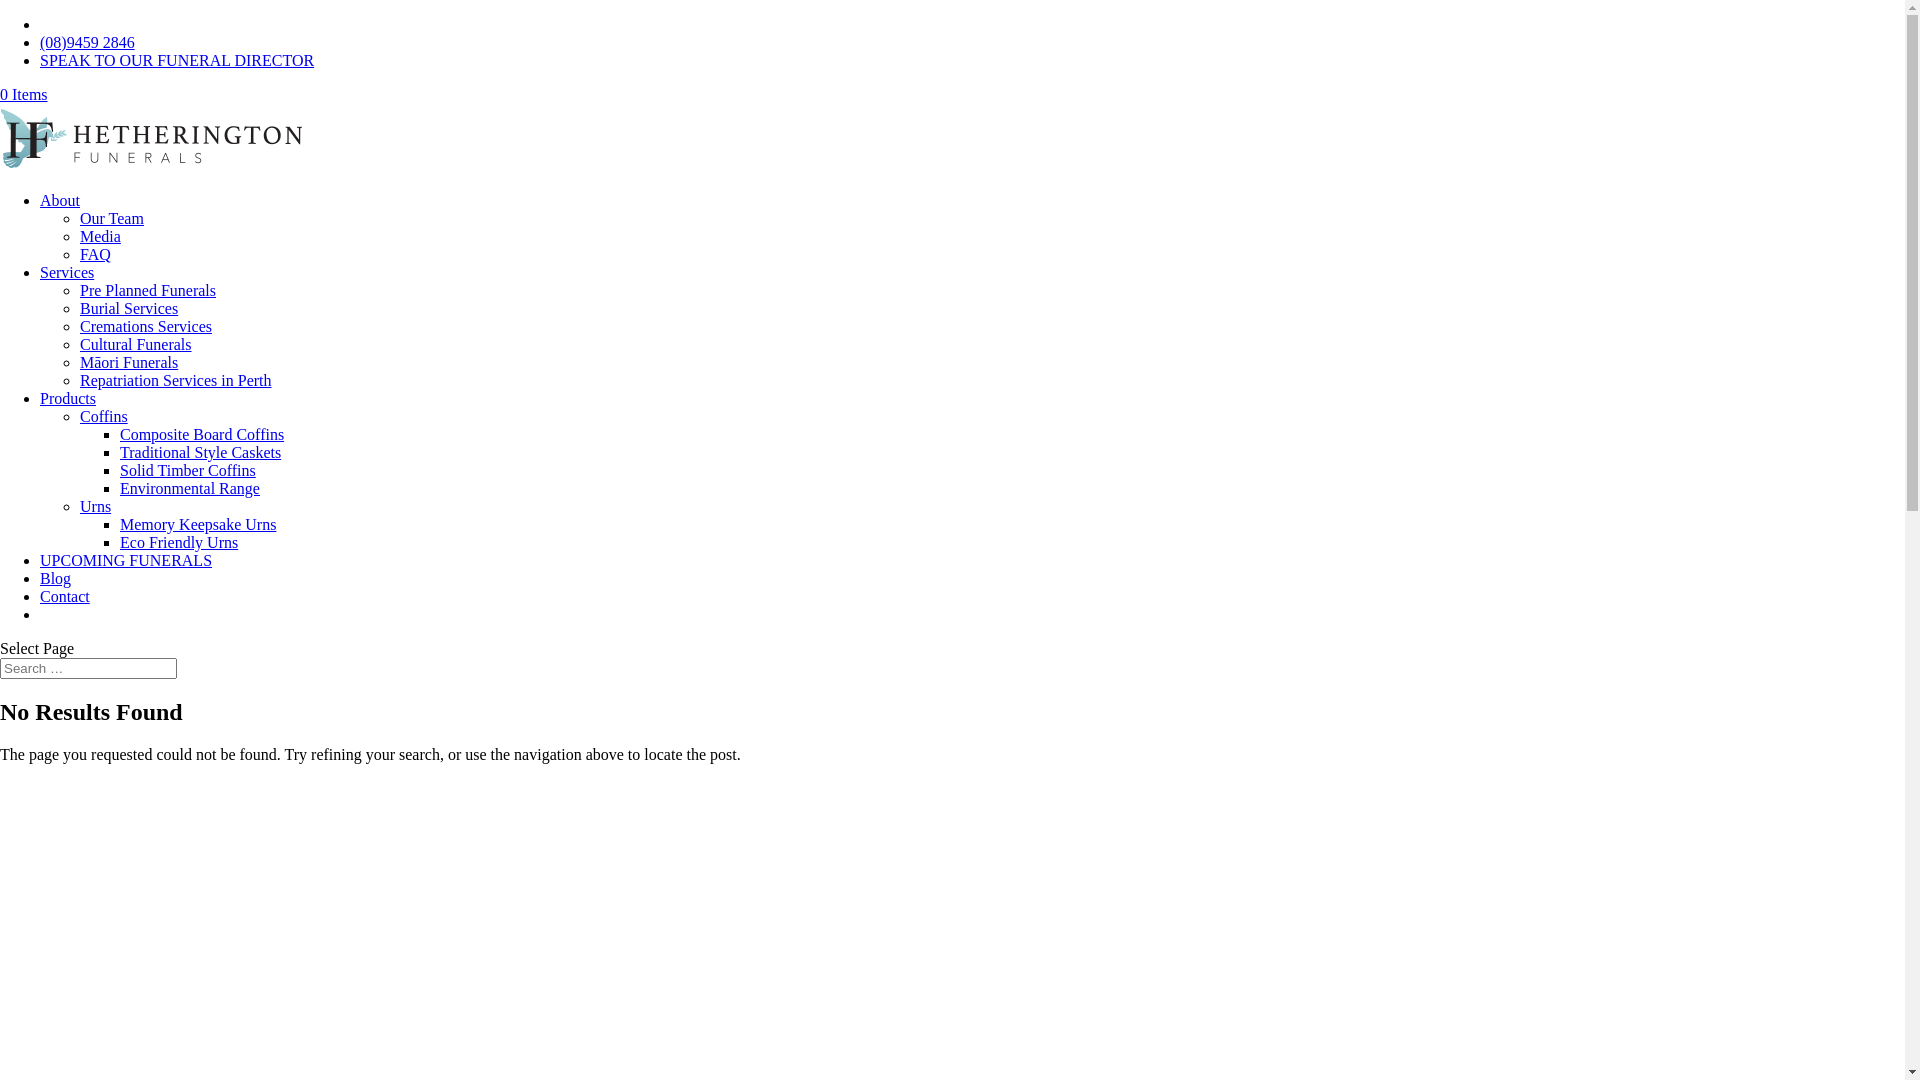 The image size is (1920, 1080). What do you see at coordinates (103, 415) in the screenshot?
I see `'Coffins'` at bounding box center [103, 415].